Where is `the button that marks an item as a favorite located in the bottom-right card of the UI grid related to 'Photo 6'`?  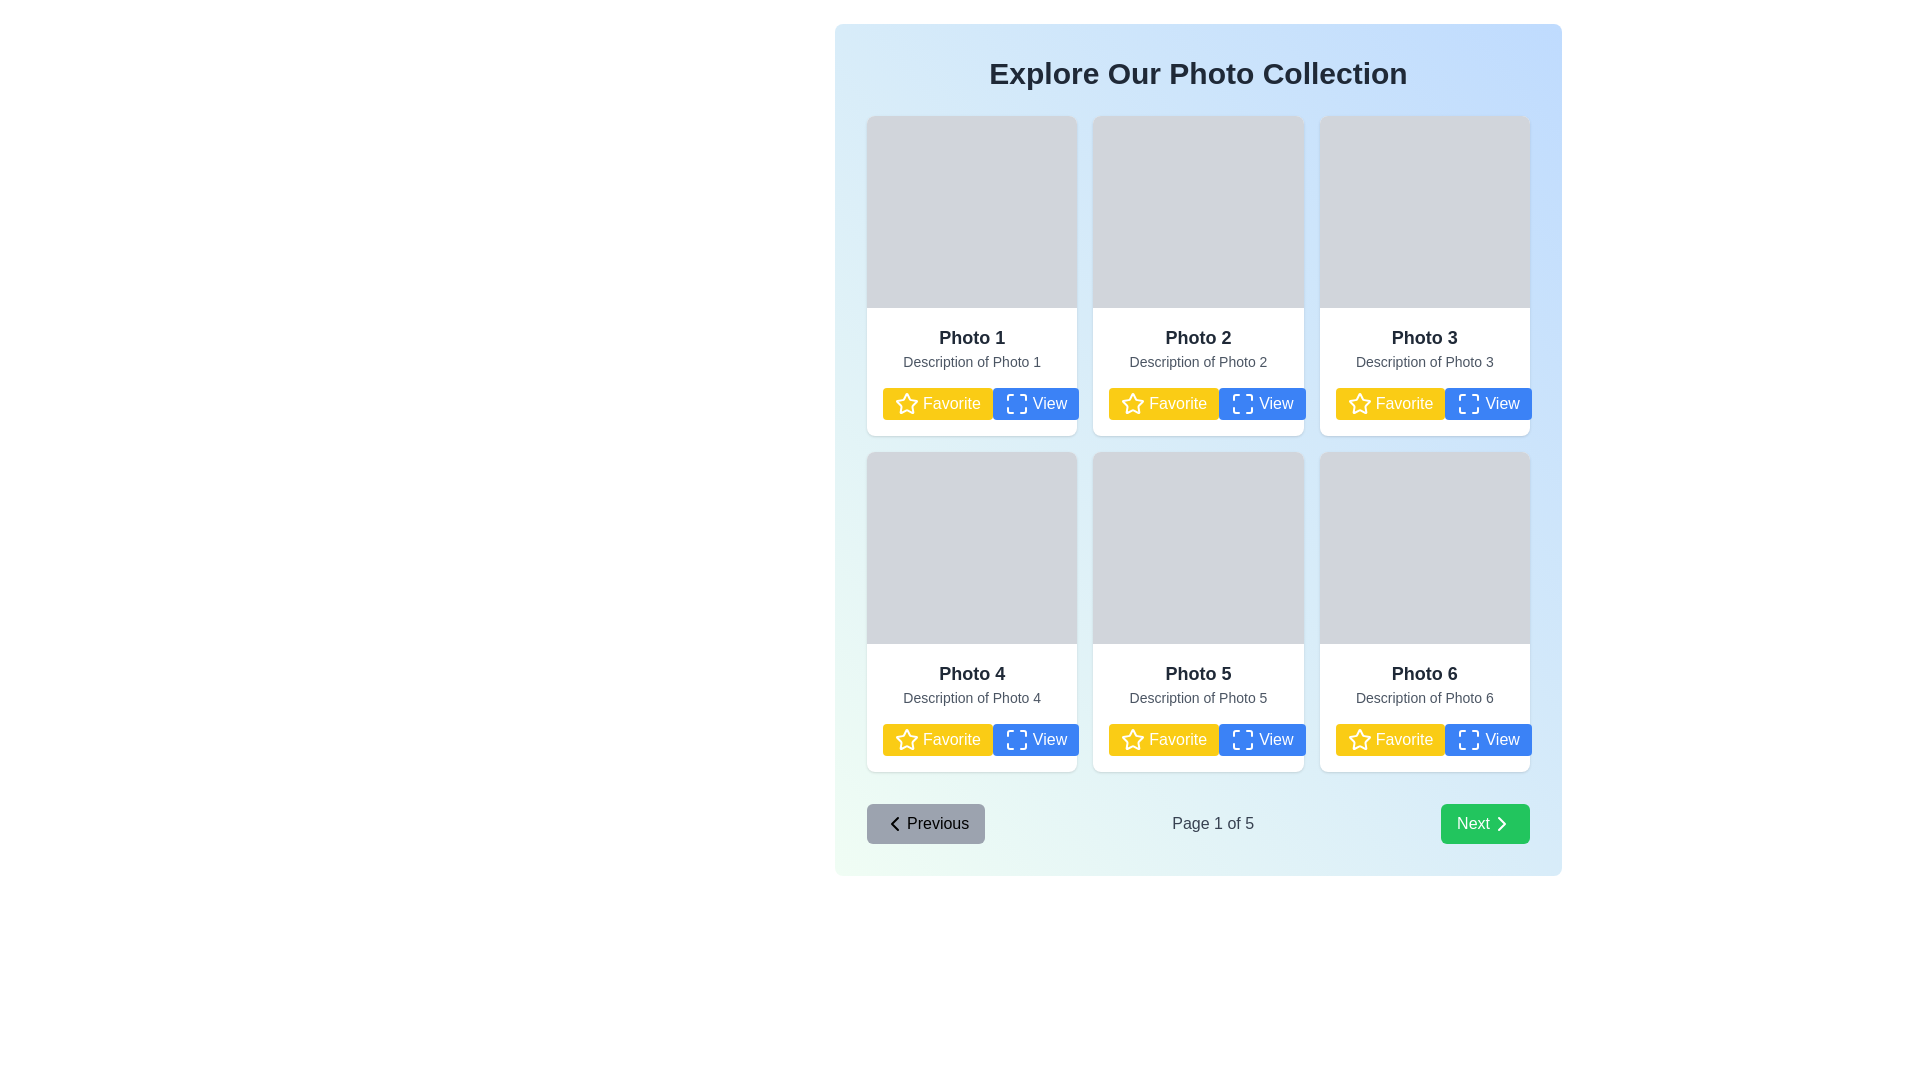 the button that marks an item as a favorite located in the bottom-right card of the UI grid related to 'Photo 6' is located at coordinates (1389, 740).